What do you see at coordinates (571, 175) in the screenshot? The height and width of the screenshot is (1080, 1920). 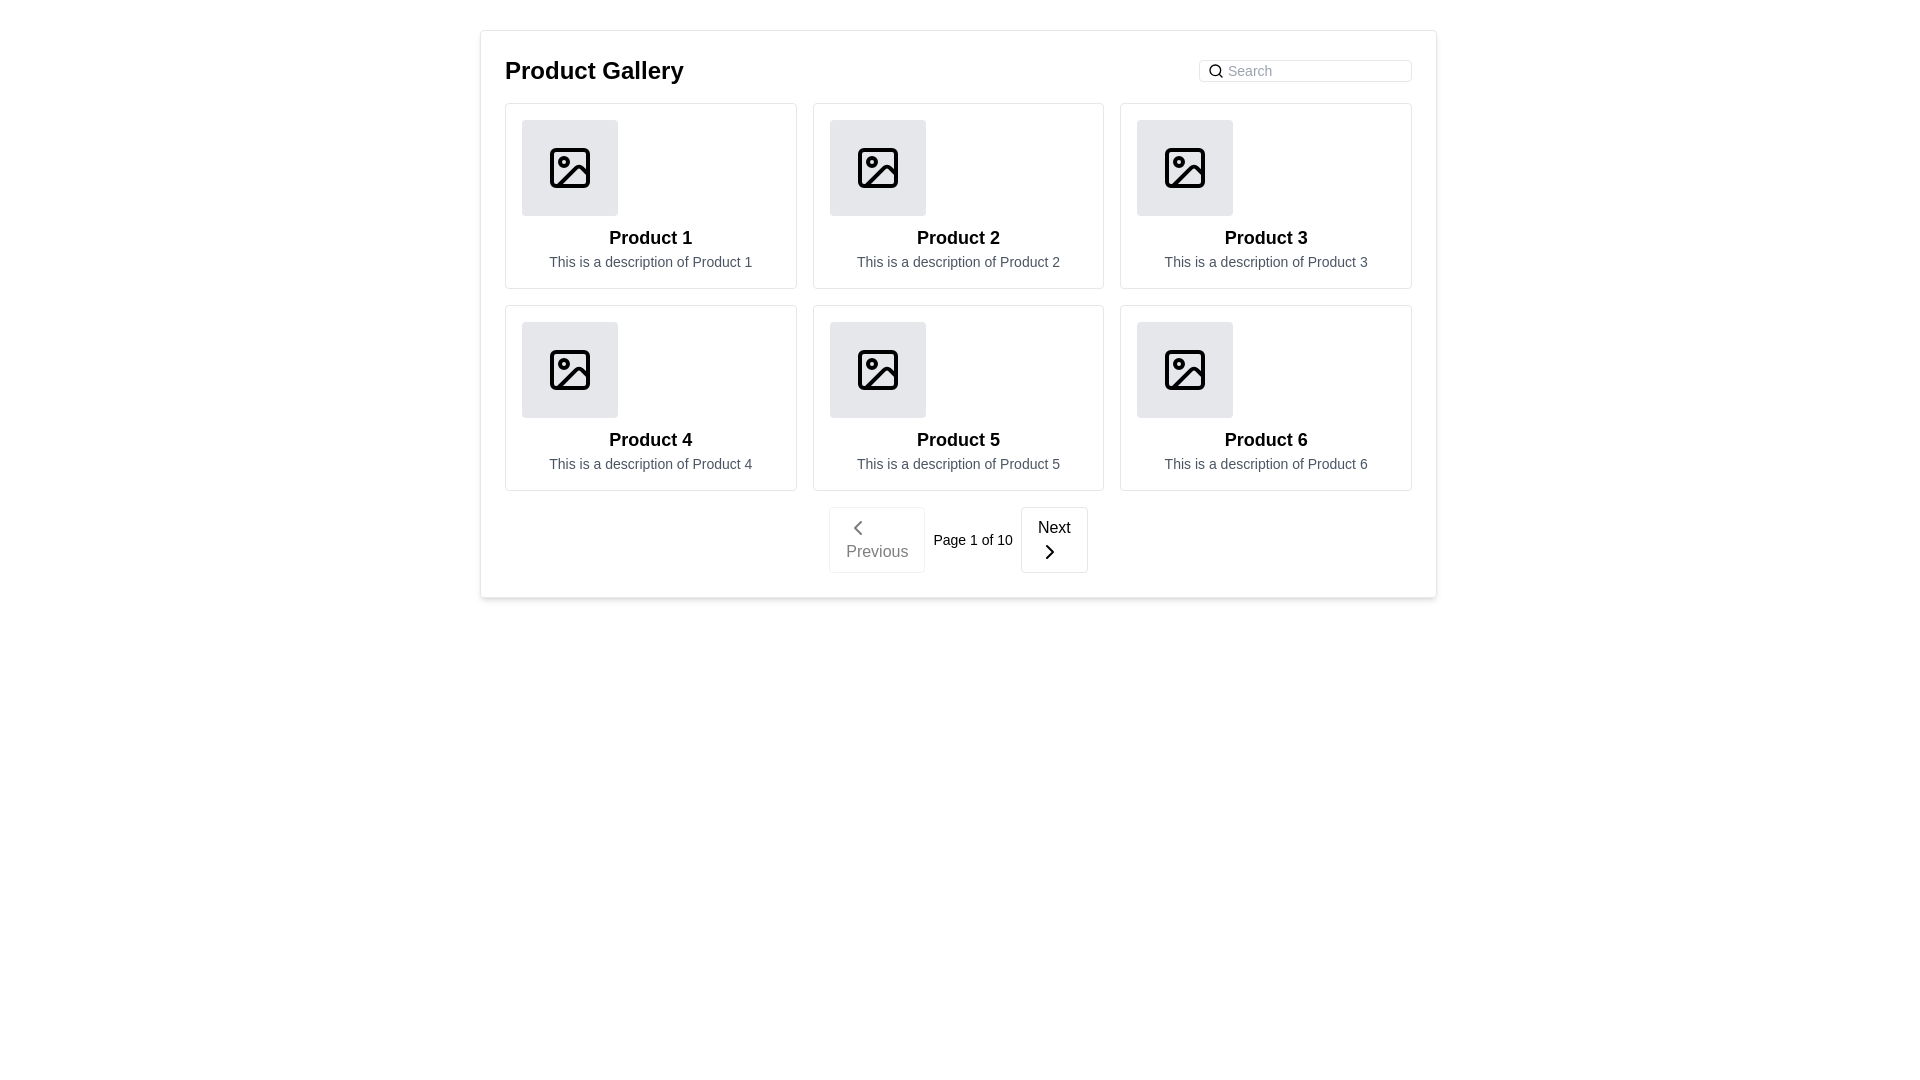 I see `decorative graphical component within the image placeholder icon of 'Product 1' located in the upper-left corner of the product gallery` at bounding box center [571, 175].